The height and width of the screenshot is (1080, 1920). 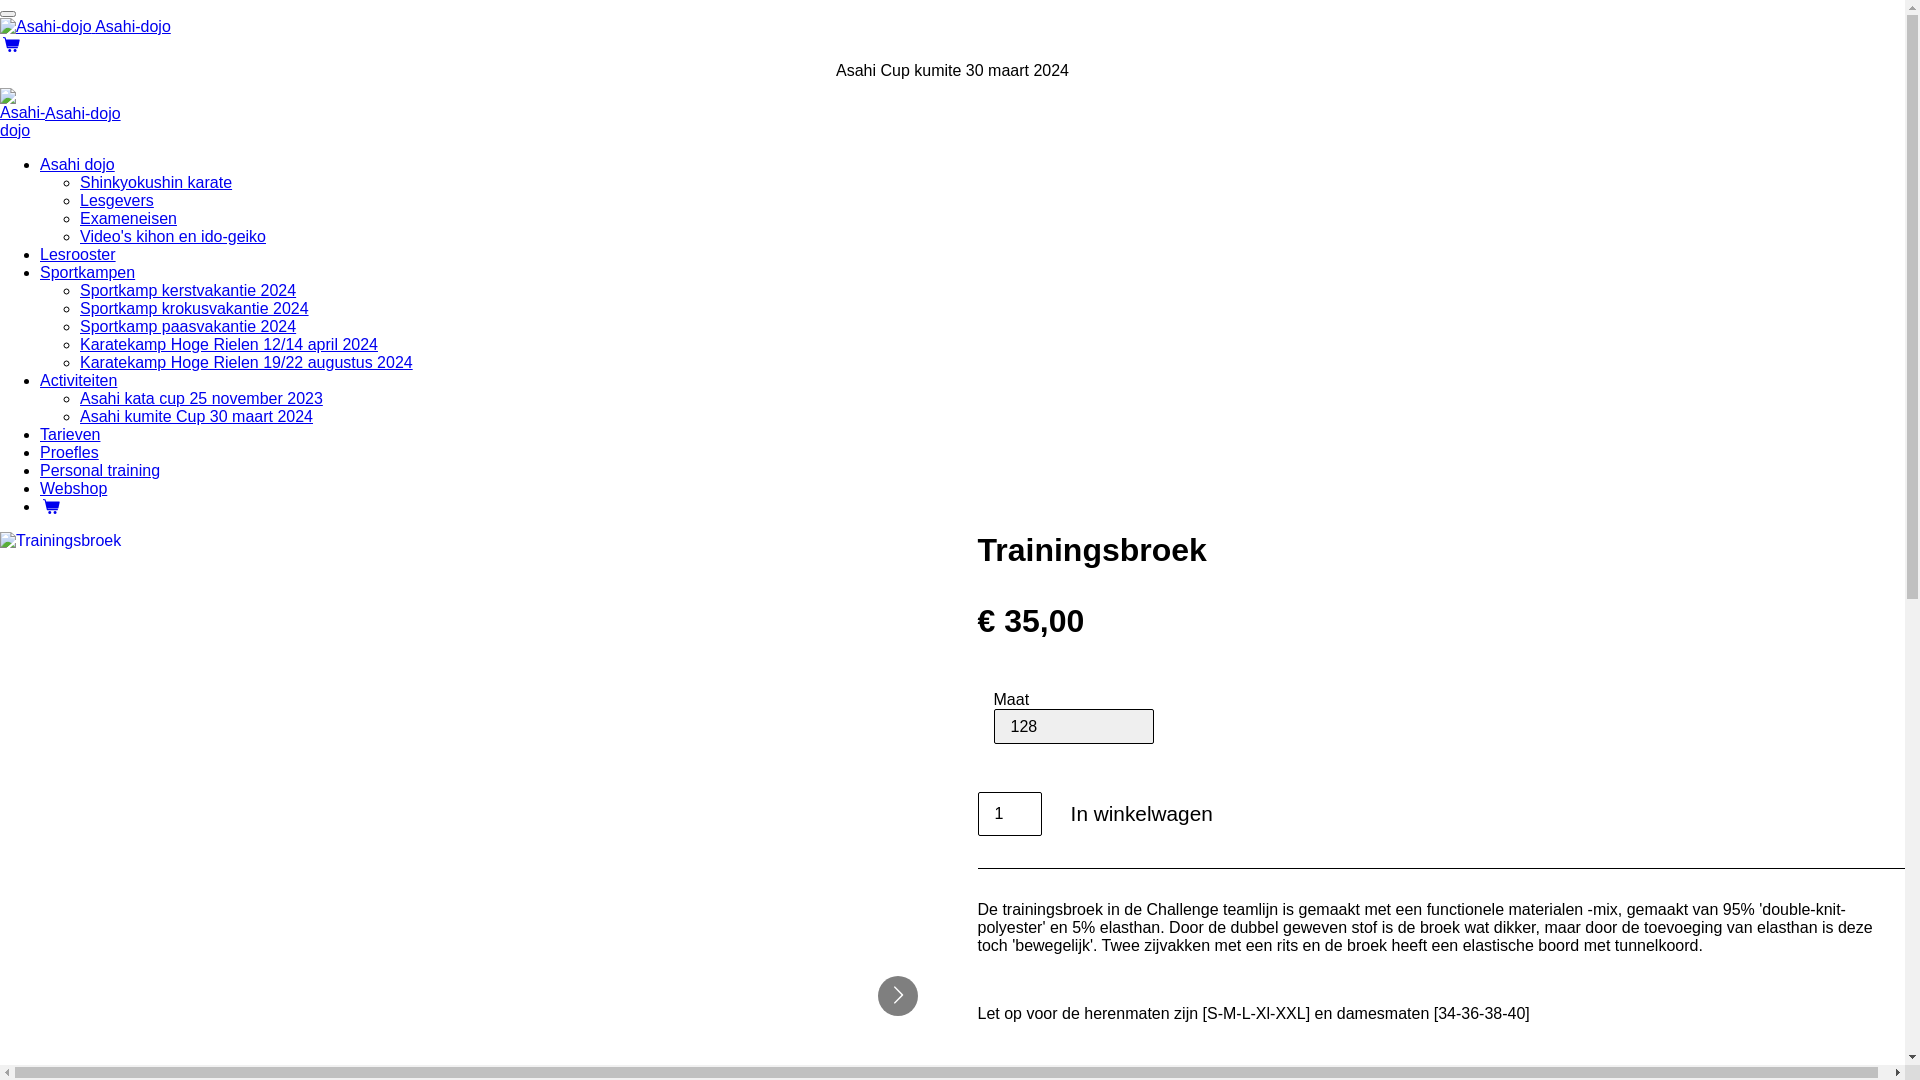 What do you see at coordinates (196, 415) in the screenshot?
I see `'Asahi kumite Cup 30 maart 2024'` at bounding box center [196, 415].